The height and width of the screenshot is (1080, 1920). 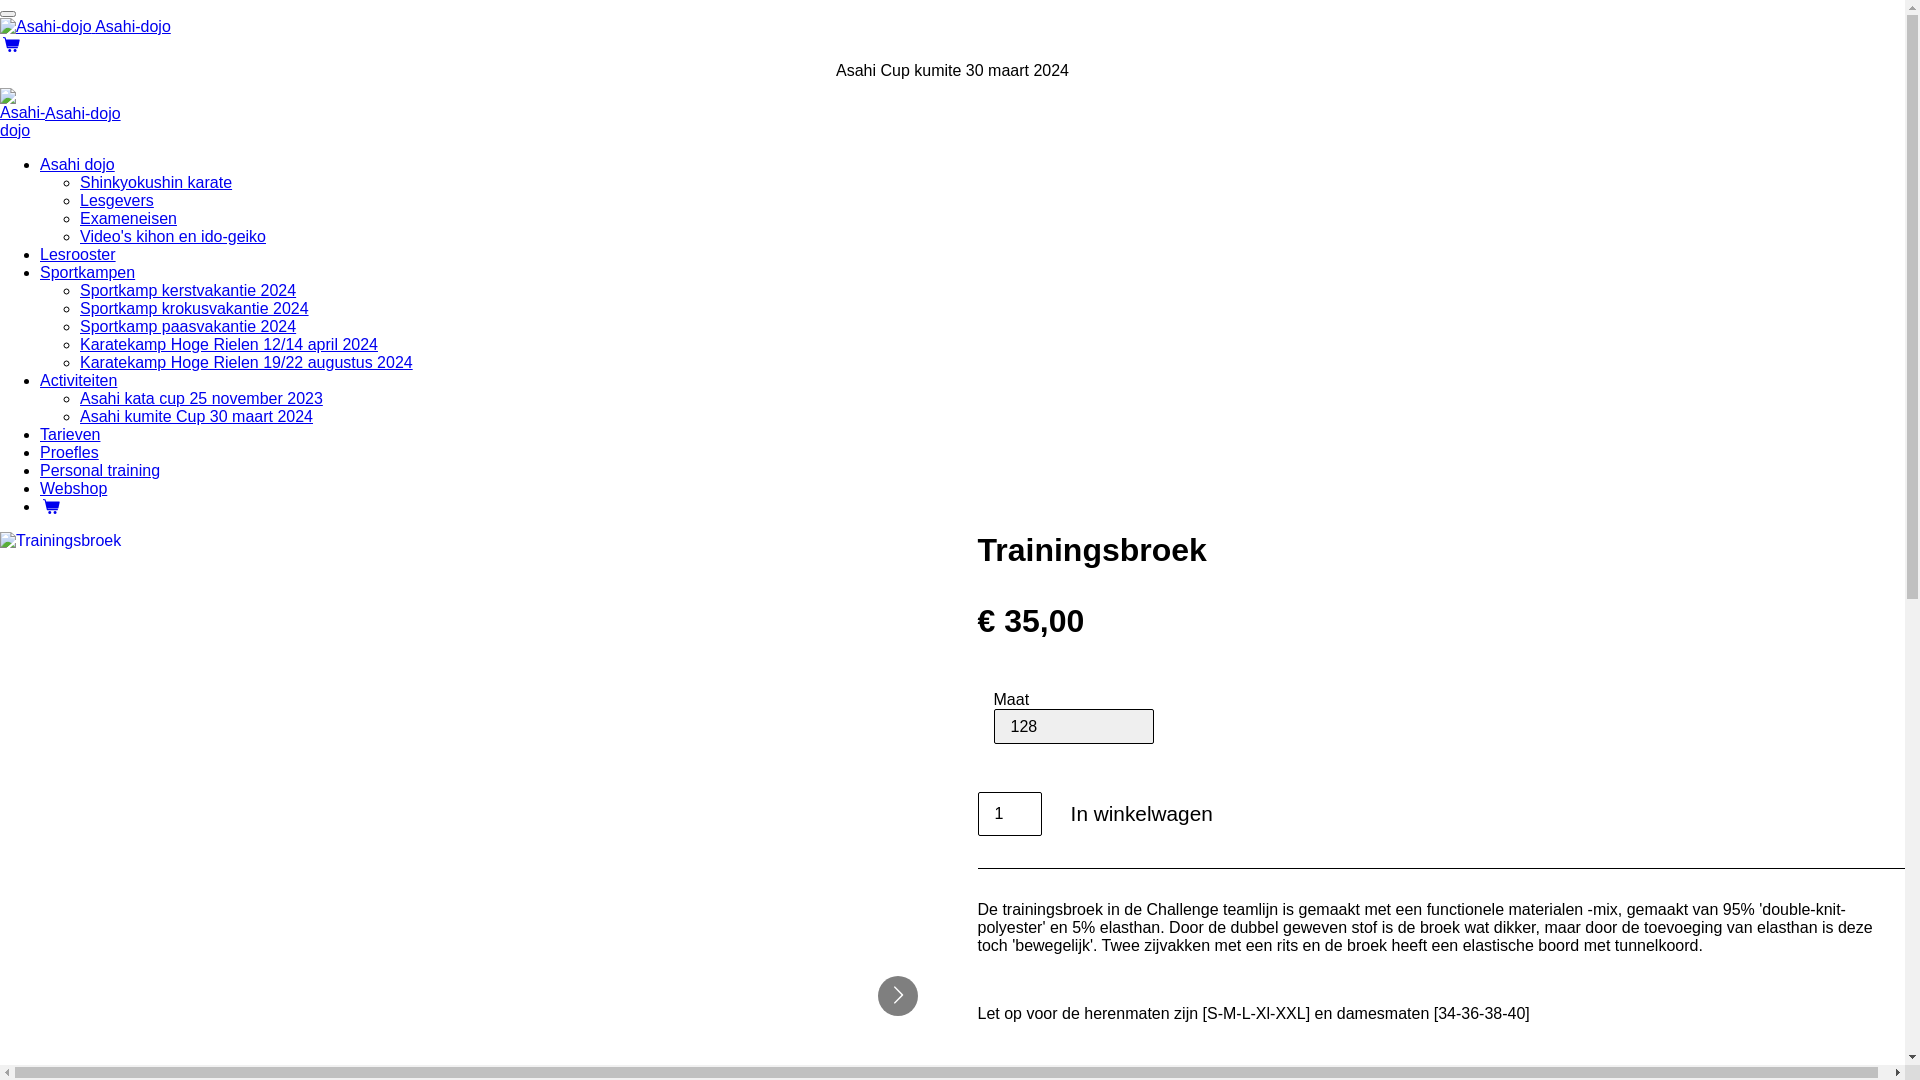 What do you see at coordinates (196, 415) in the screenshot?
I see `'Asahi kumite Cup 30 maart 2024'` at bounding box center [196, 415].